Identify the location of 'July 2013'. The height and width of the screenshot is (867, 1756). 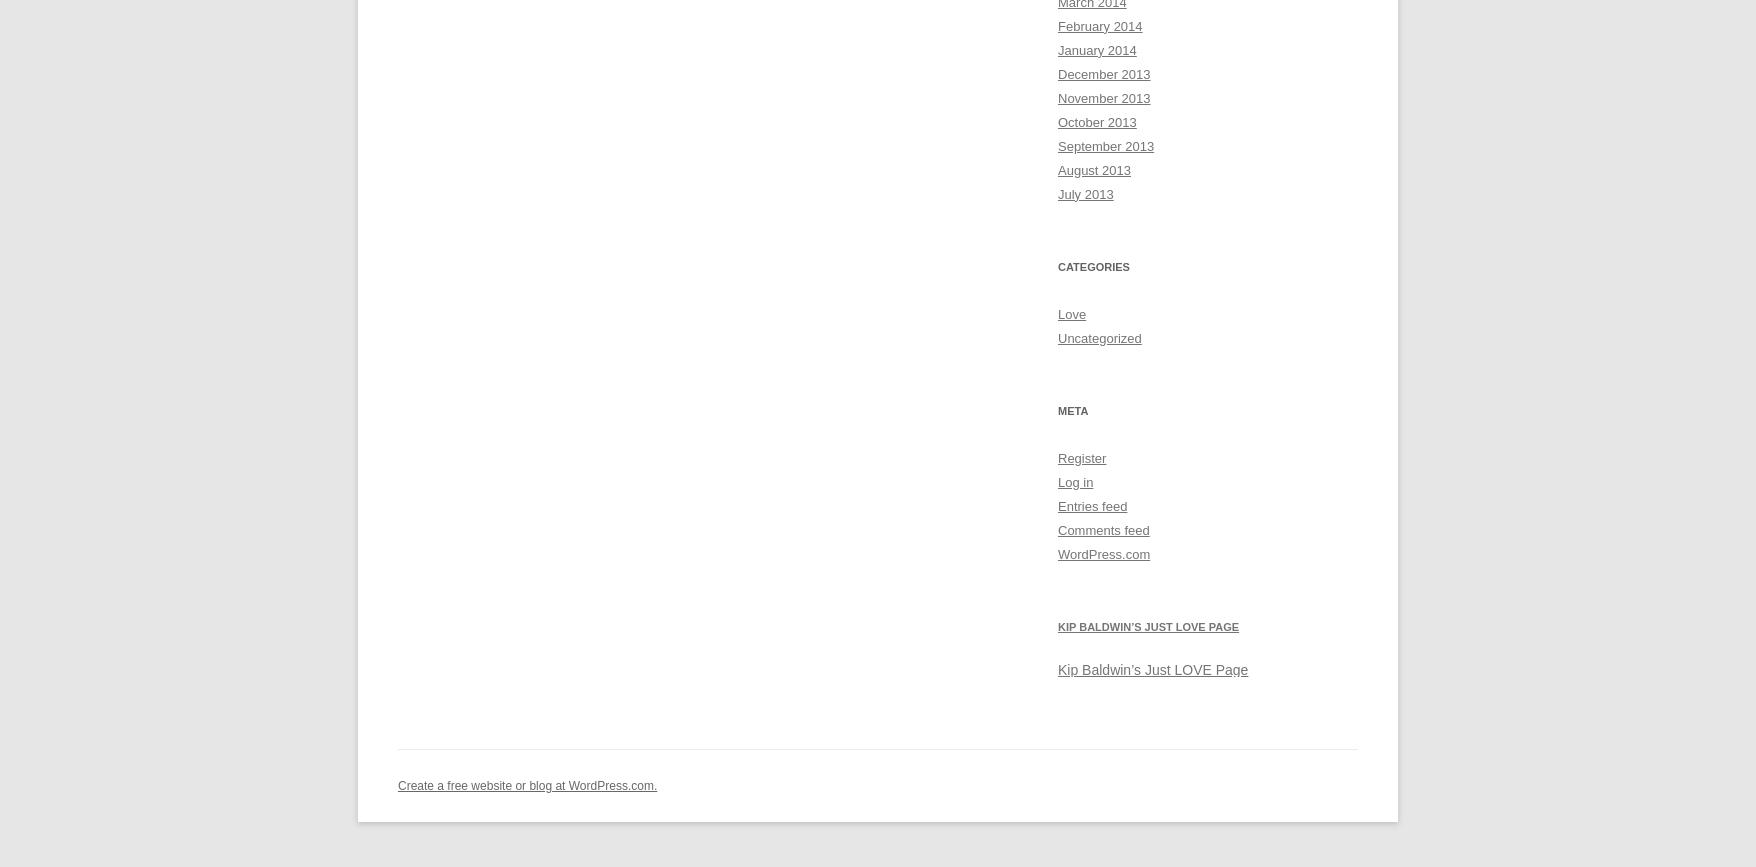
(1084, 193).